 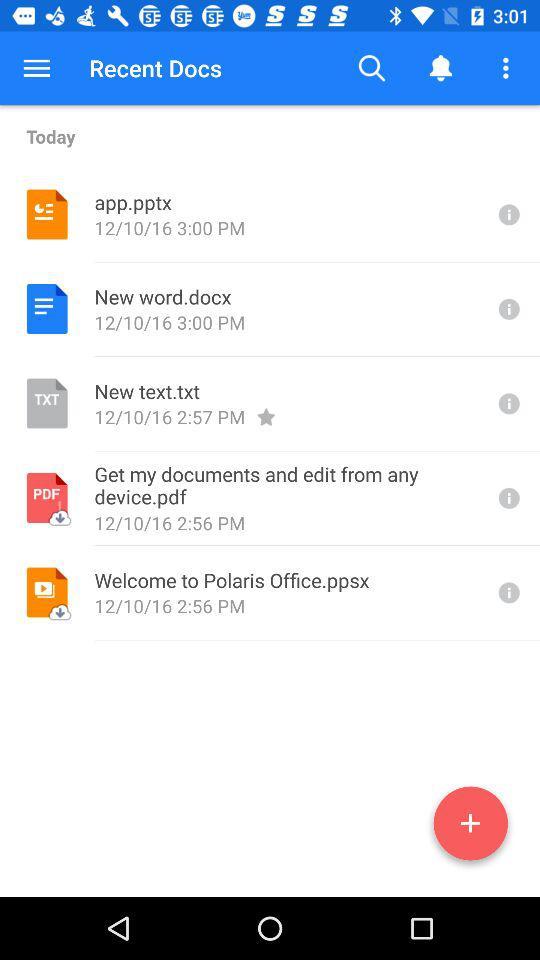 What do you see at coordinates (507, 592) in the screenshot?
I see `pulls up additional information` at bounding box center [507, 592].